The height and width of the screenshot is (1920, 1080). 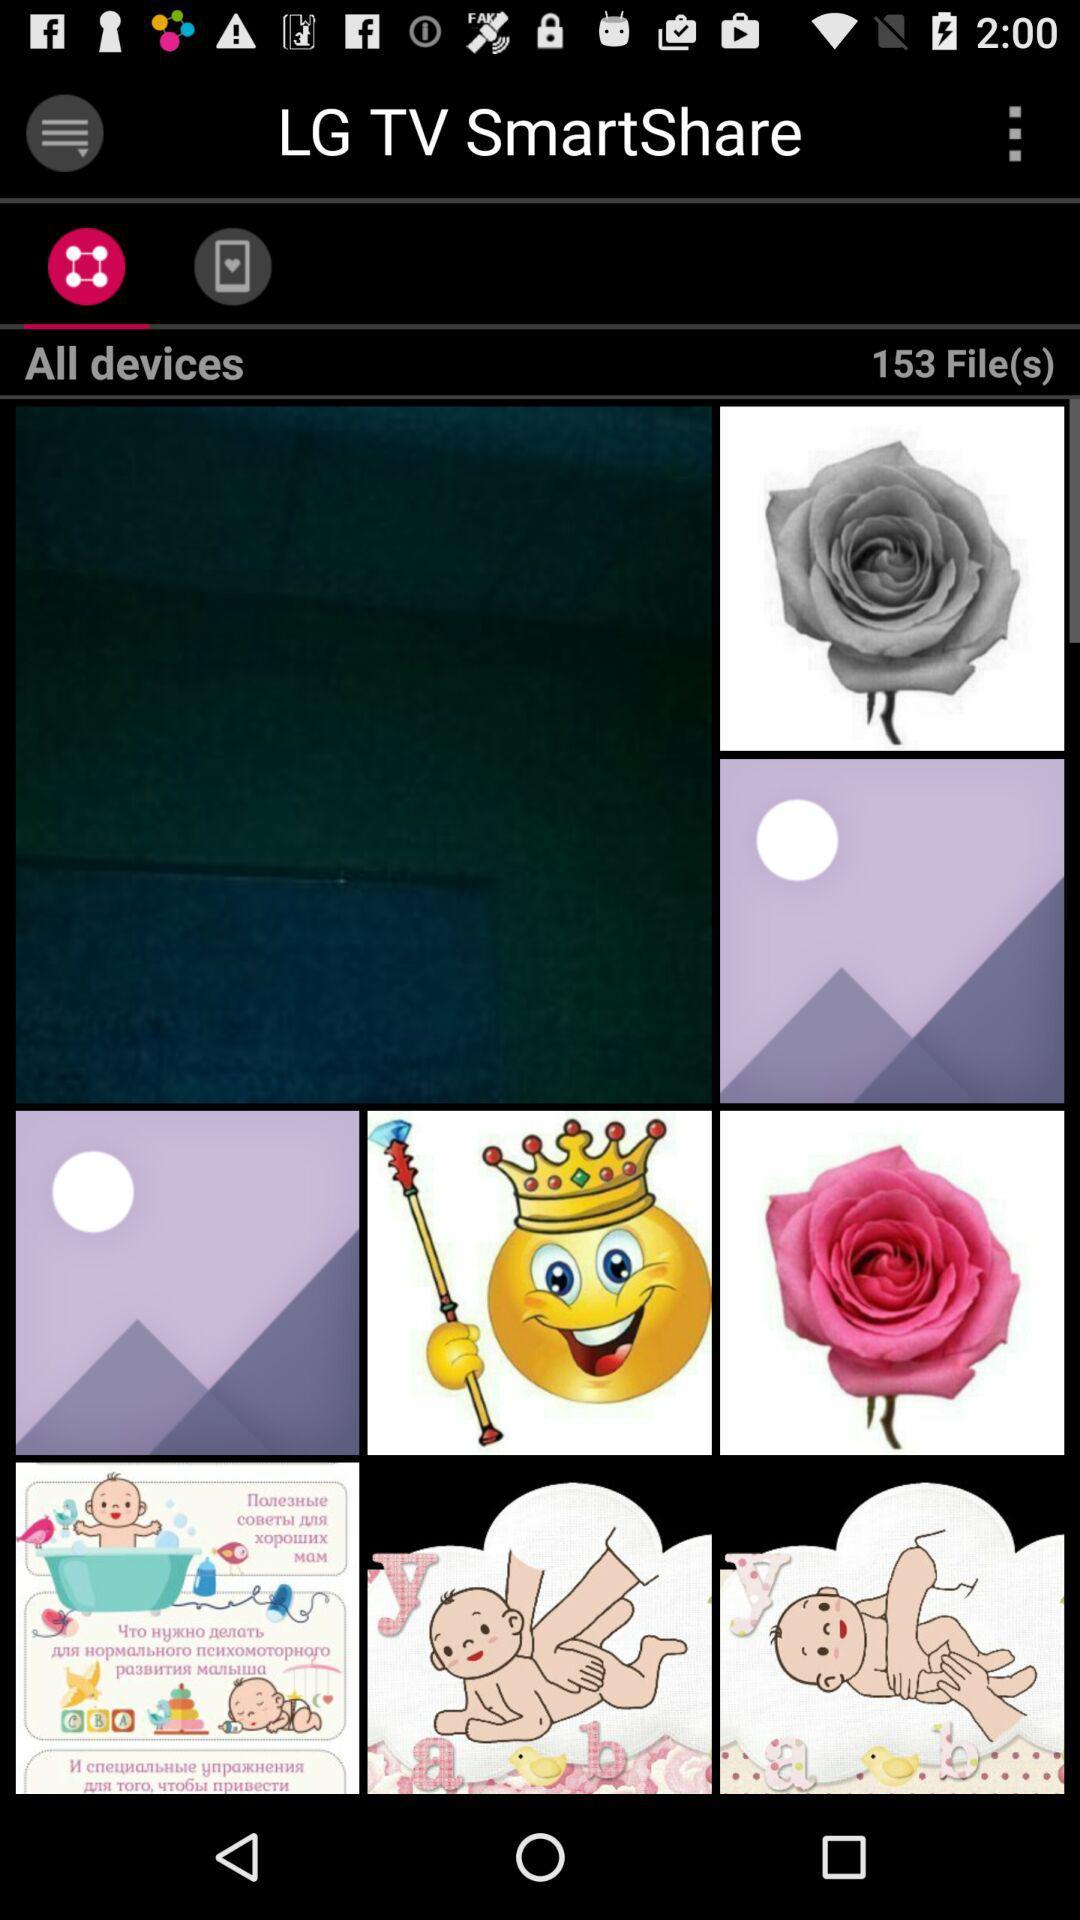 I want to click on the app to the left of 153 file(s), so click(x=231, y=265).